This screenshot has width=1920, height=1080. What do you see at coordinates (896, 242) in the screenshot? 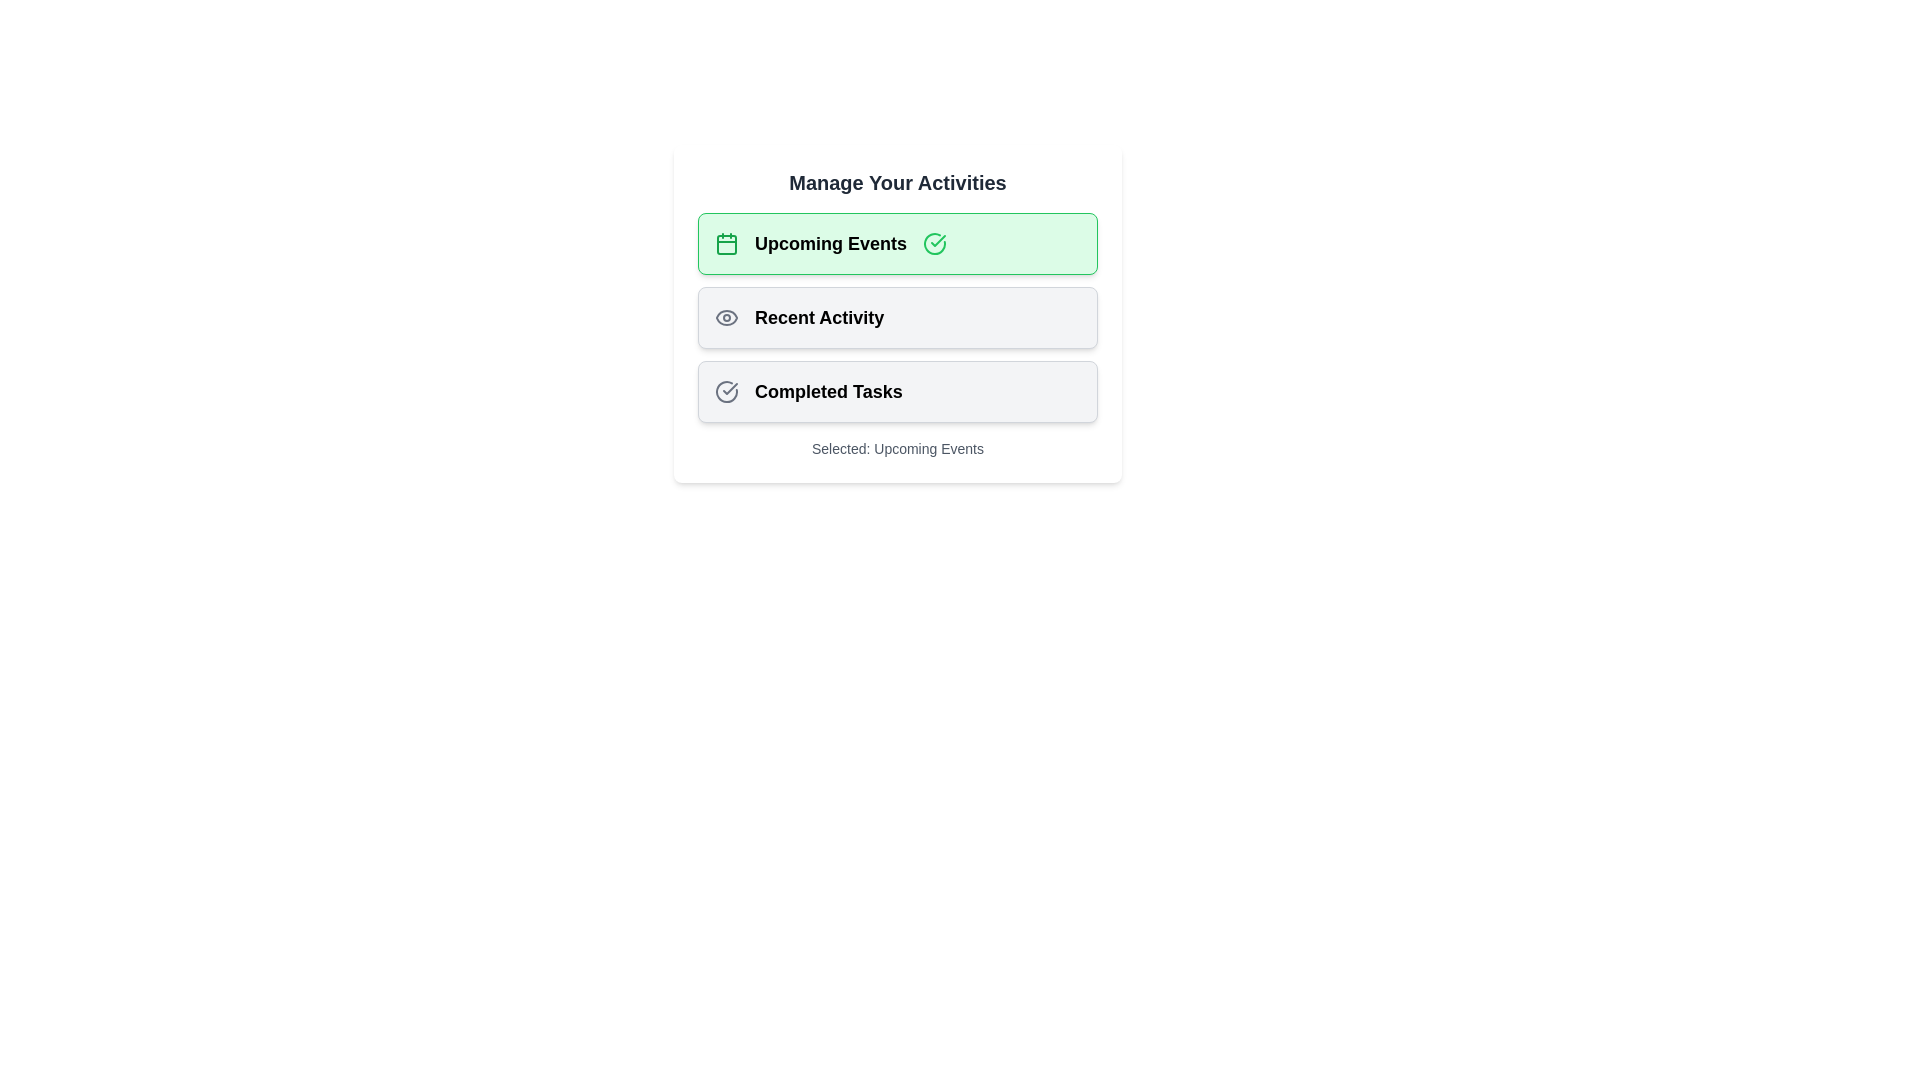
I see `the chip labeled Upcoming Events to observe the hover effect` at bounding box center [896, 242].